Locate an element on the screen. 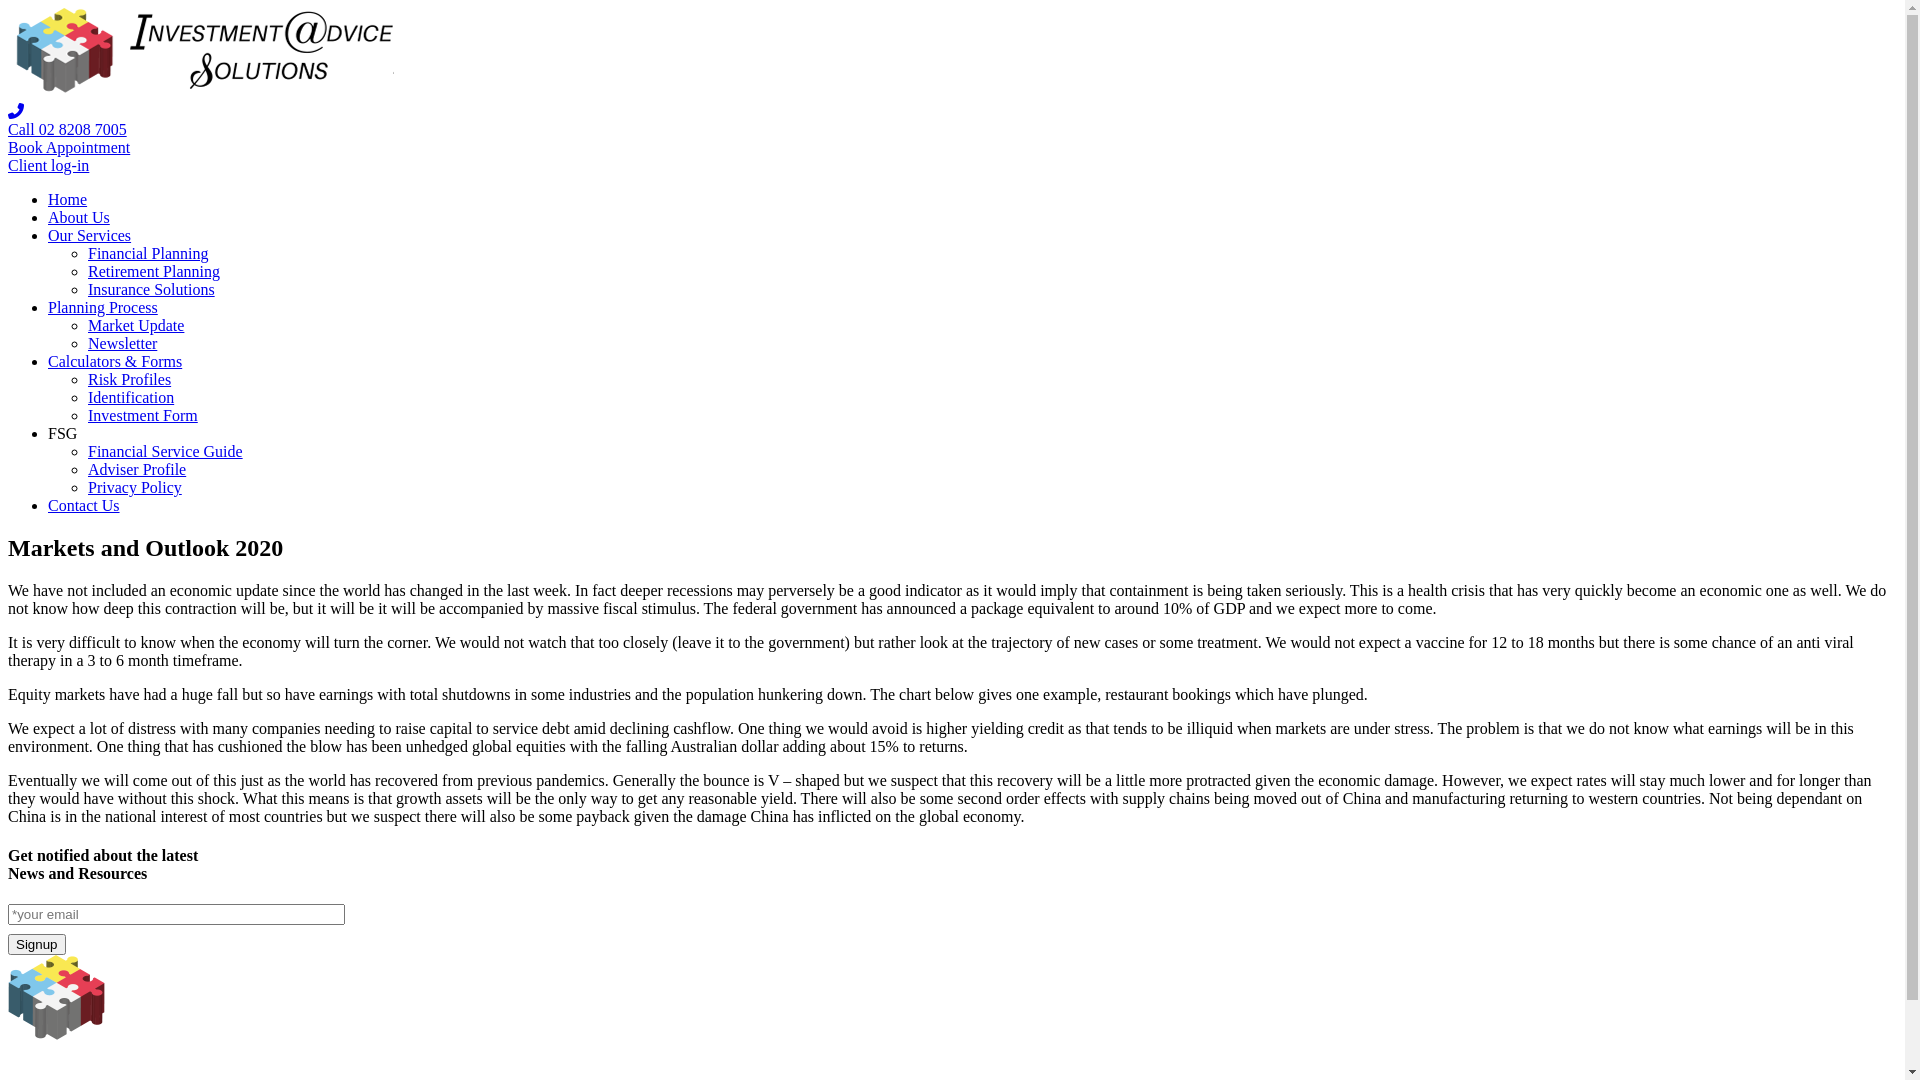 Image resolution: width=1920 pixels, height=1080 pixels. 'Book Appointment' is located at coordinates (68, 146).